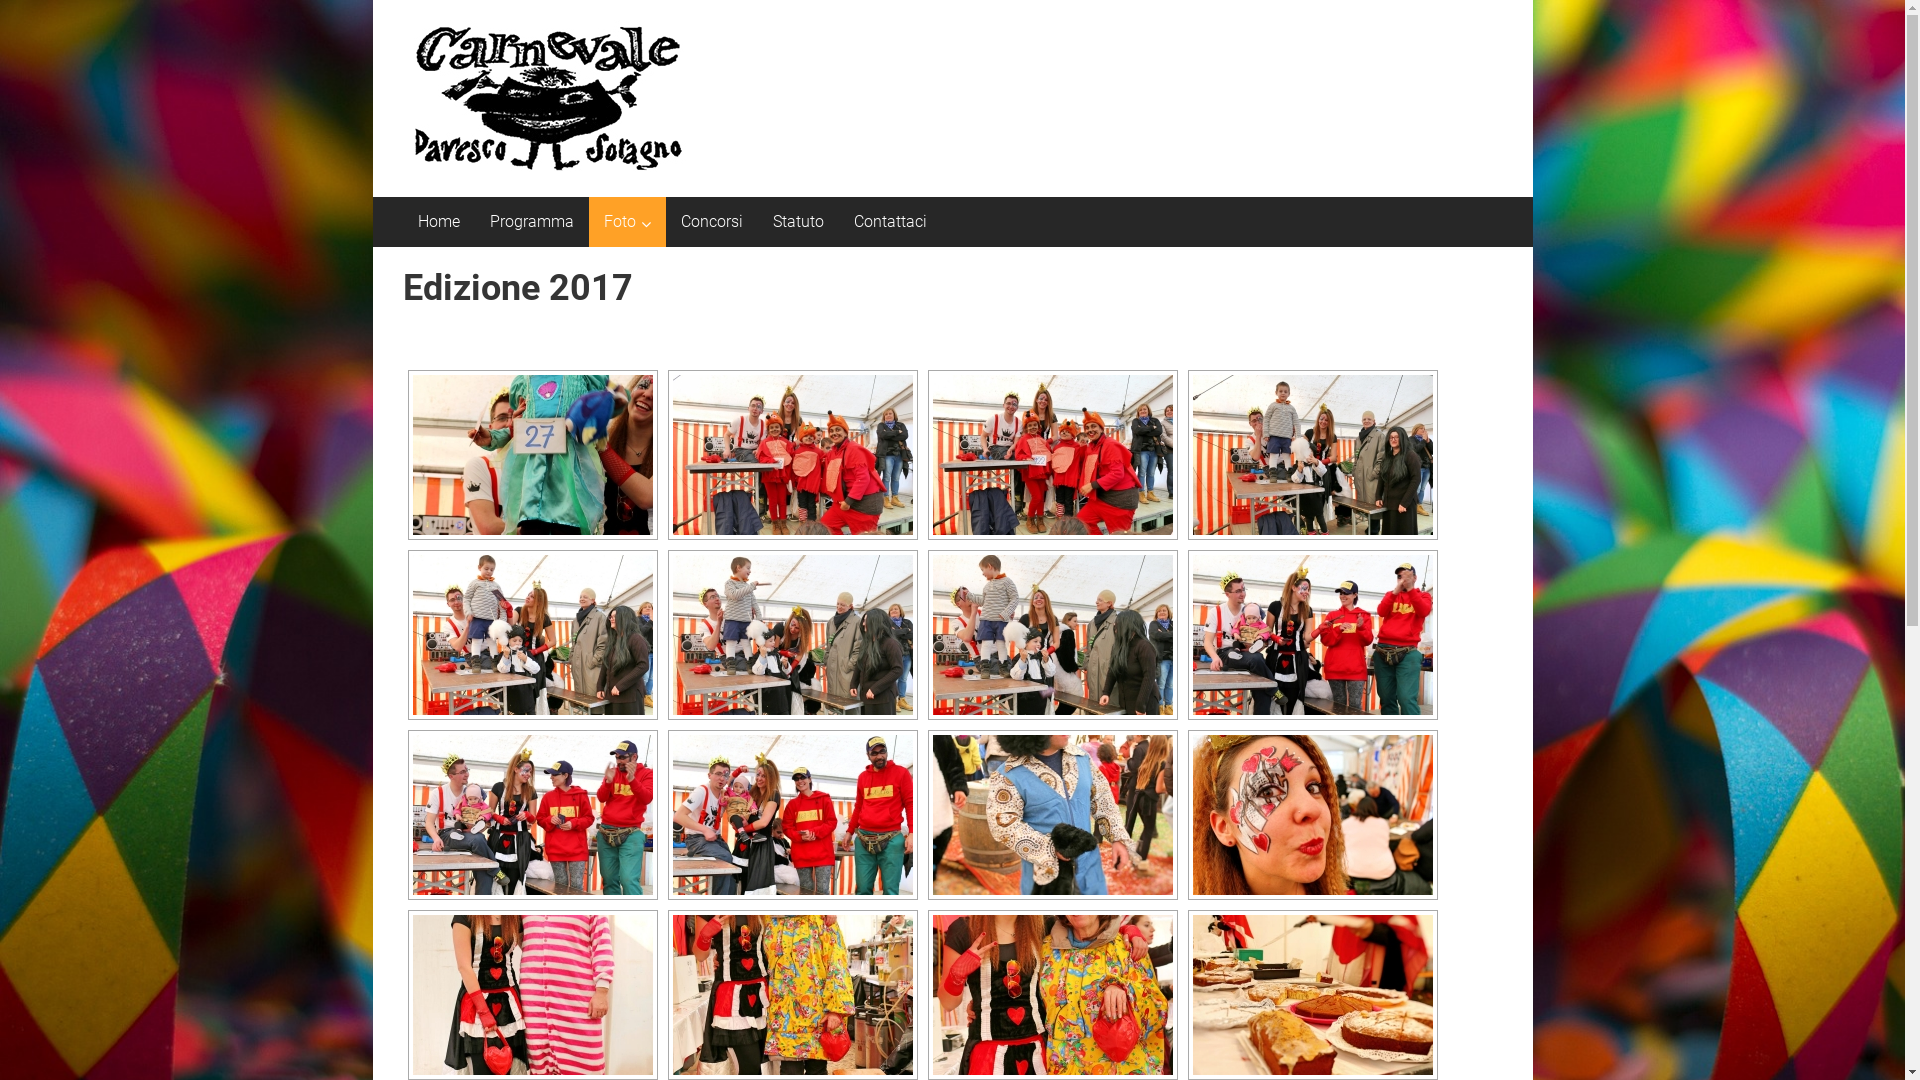 The width and height of the screenshot is (1920, 1080). What do you see at coordinates (618, 222) in the screenshot?
I see `'Foto'` at bounding box center [618, 222].